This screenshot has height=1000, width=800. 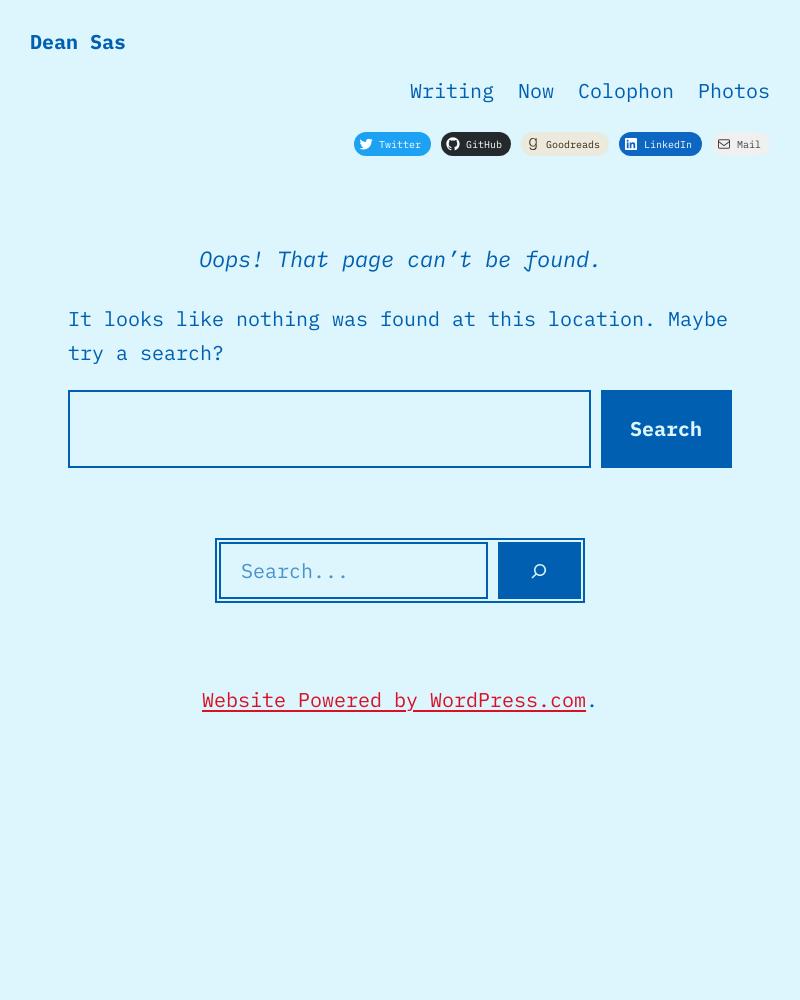 I want to click on 'Writing', so click(x=450, y=89).